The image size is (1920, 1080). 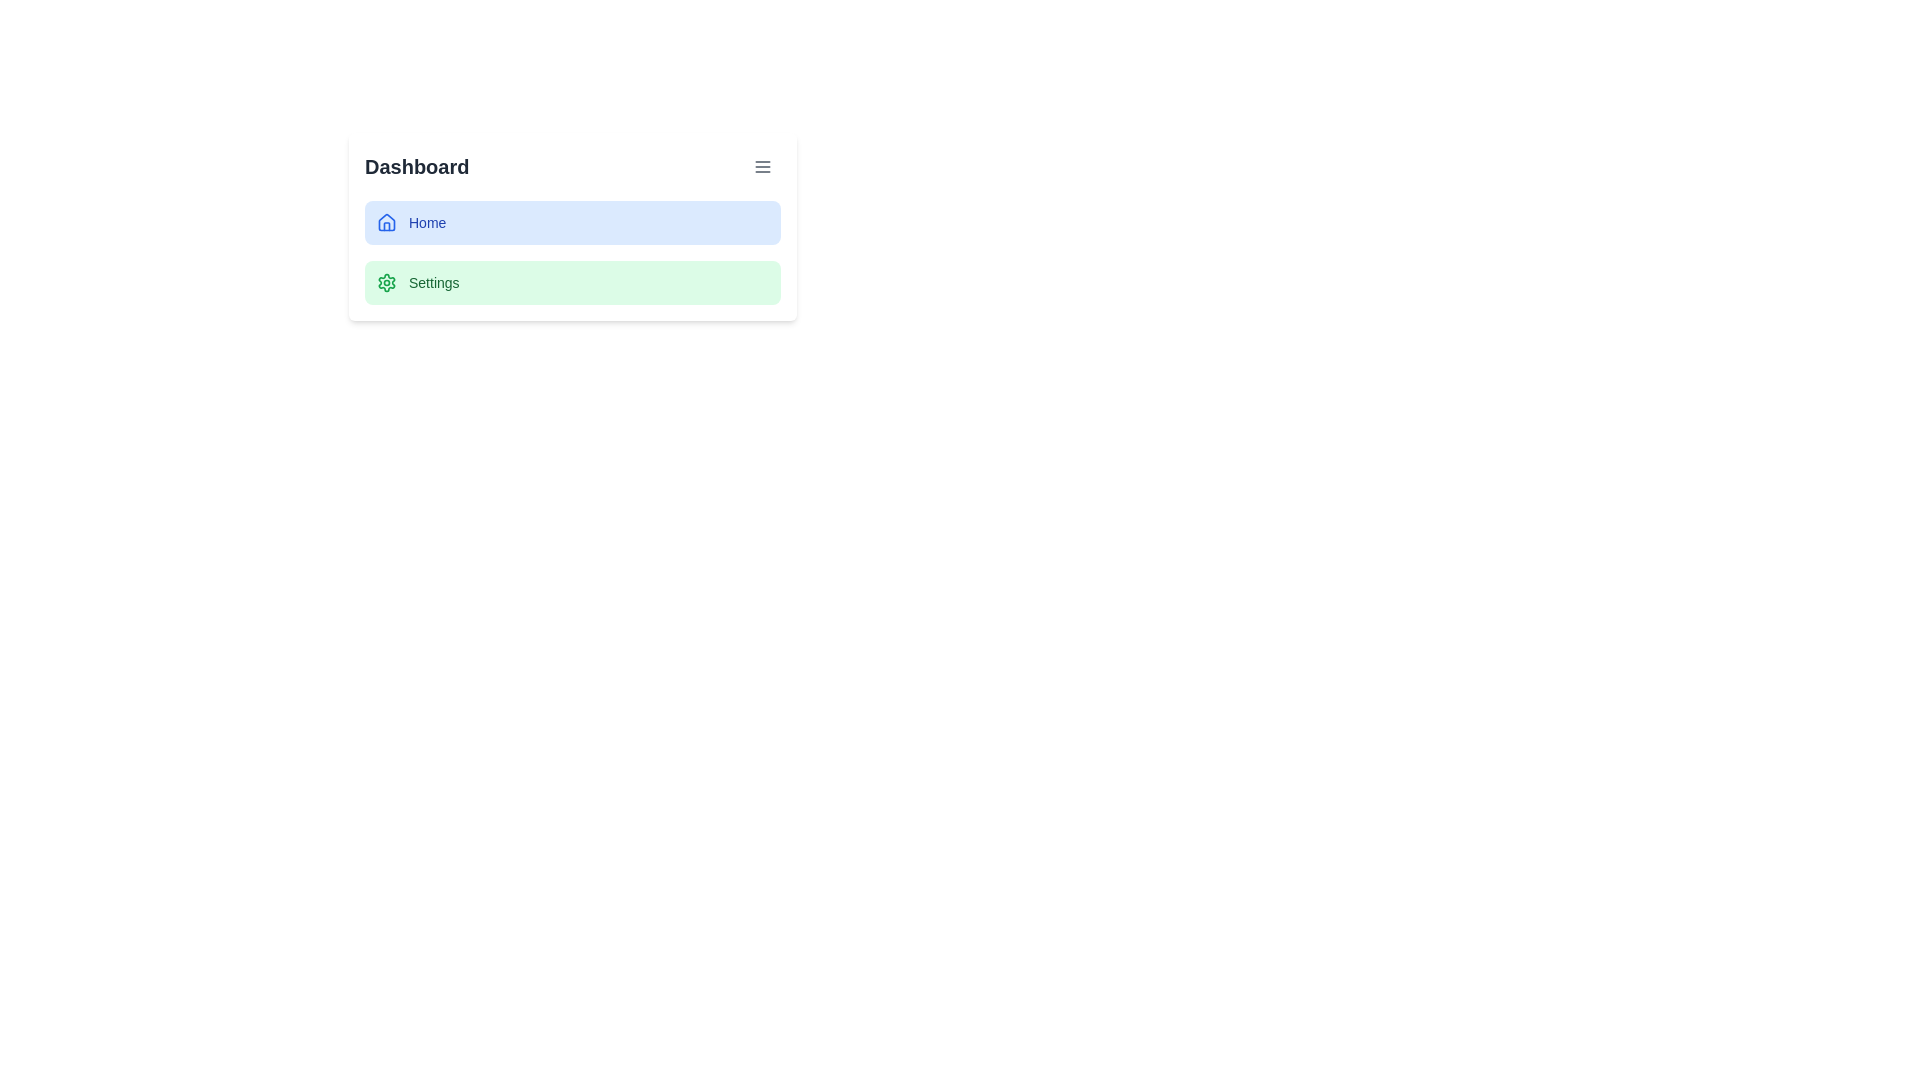 I want to click on the 'Home' text label, which is styled with a small font size, medium weight, and a blue color tone, located in a rounded rectangular menu option beneath the 'Dashboard' header, so click(x=426, y=223).